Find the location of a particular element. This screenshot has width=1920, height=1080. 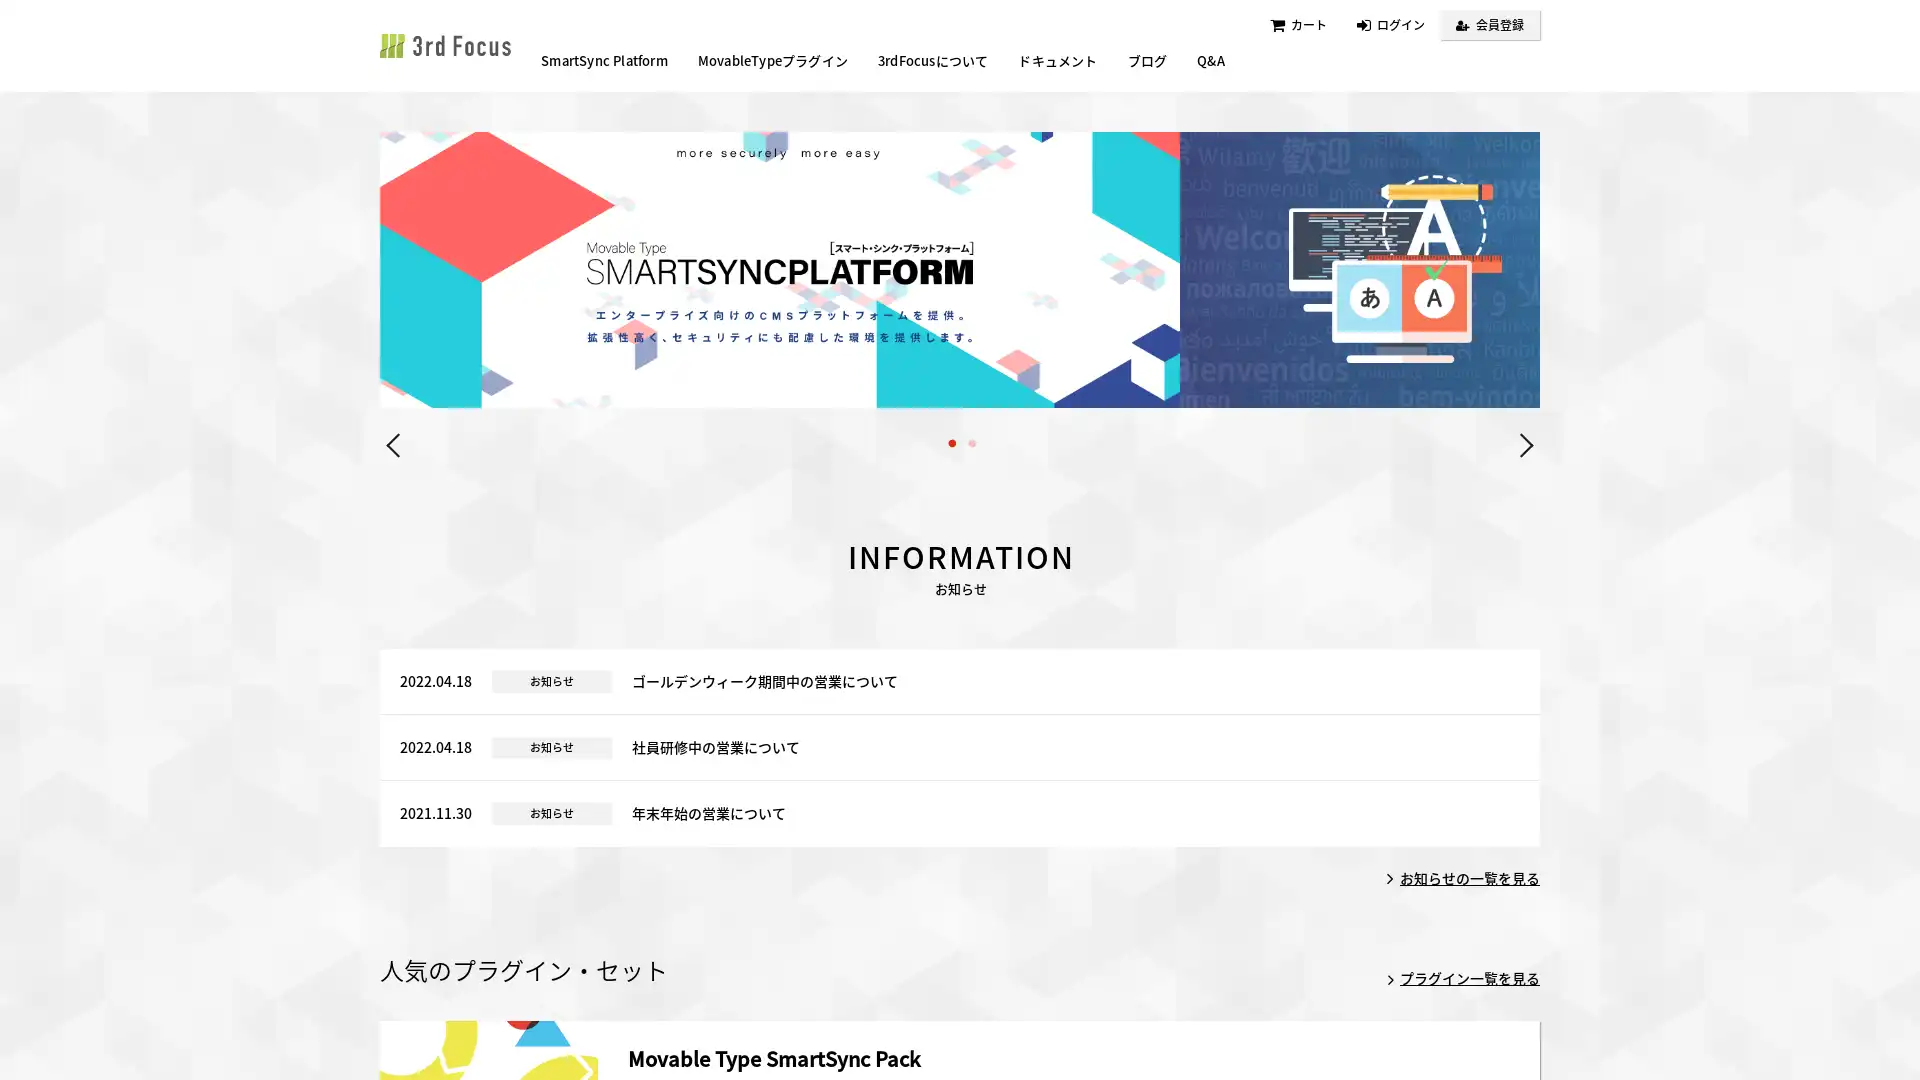

2 is located at coordinates (972, 566).